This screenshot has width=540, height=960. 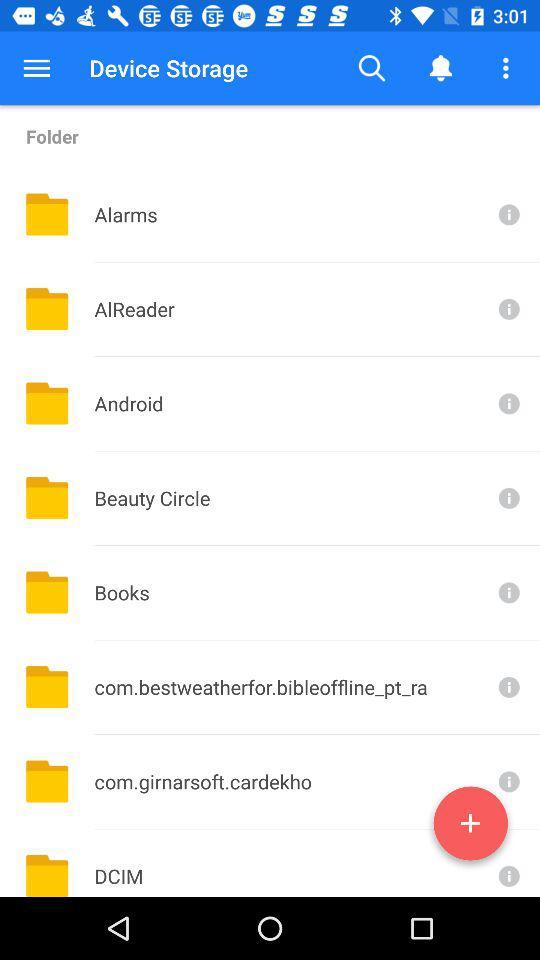 I want to click on the add icon, so click(x=470, y=827).